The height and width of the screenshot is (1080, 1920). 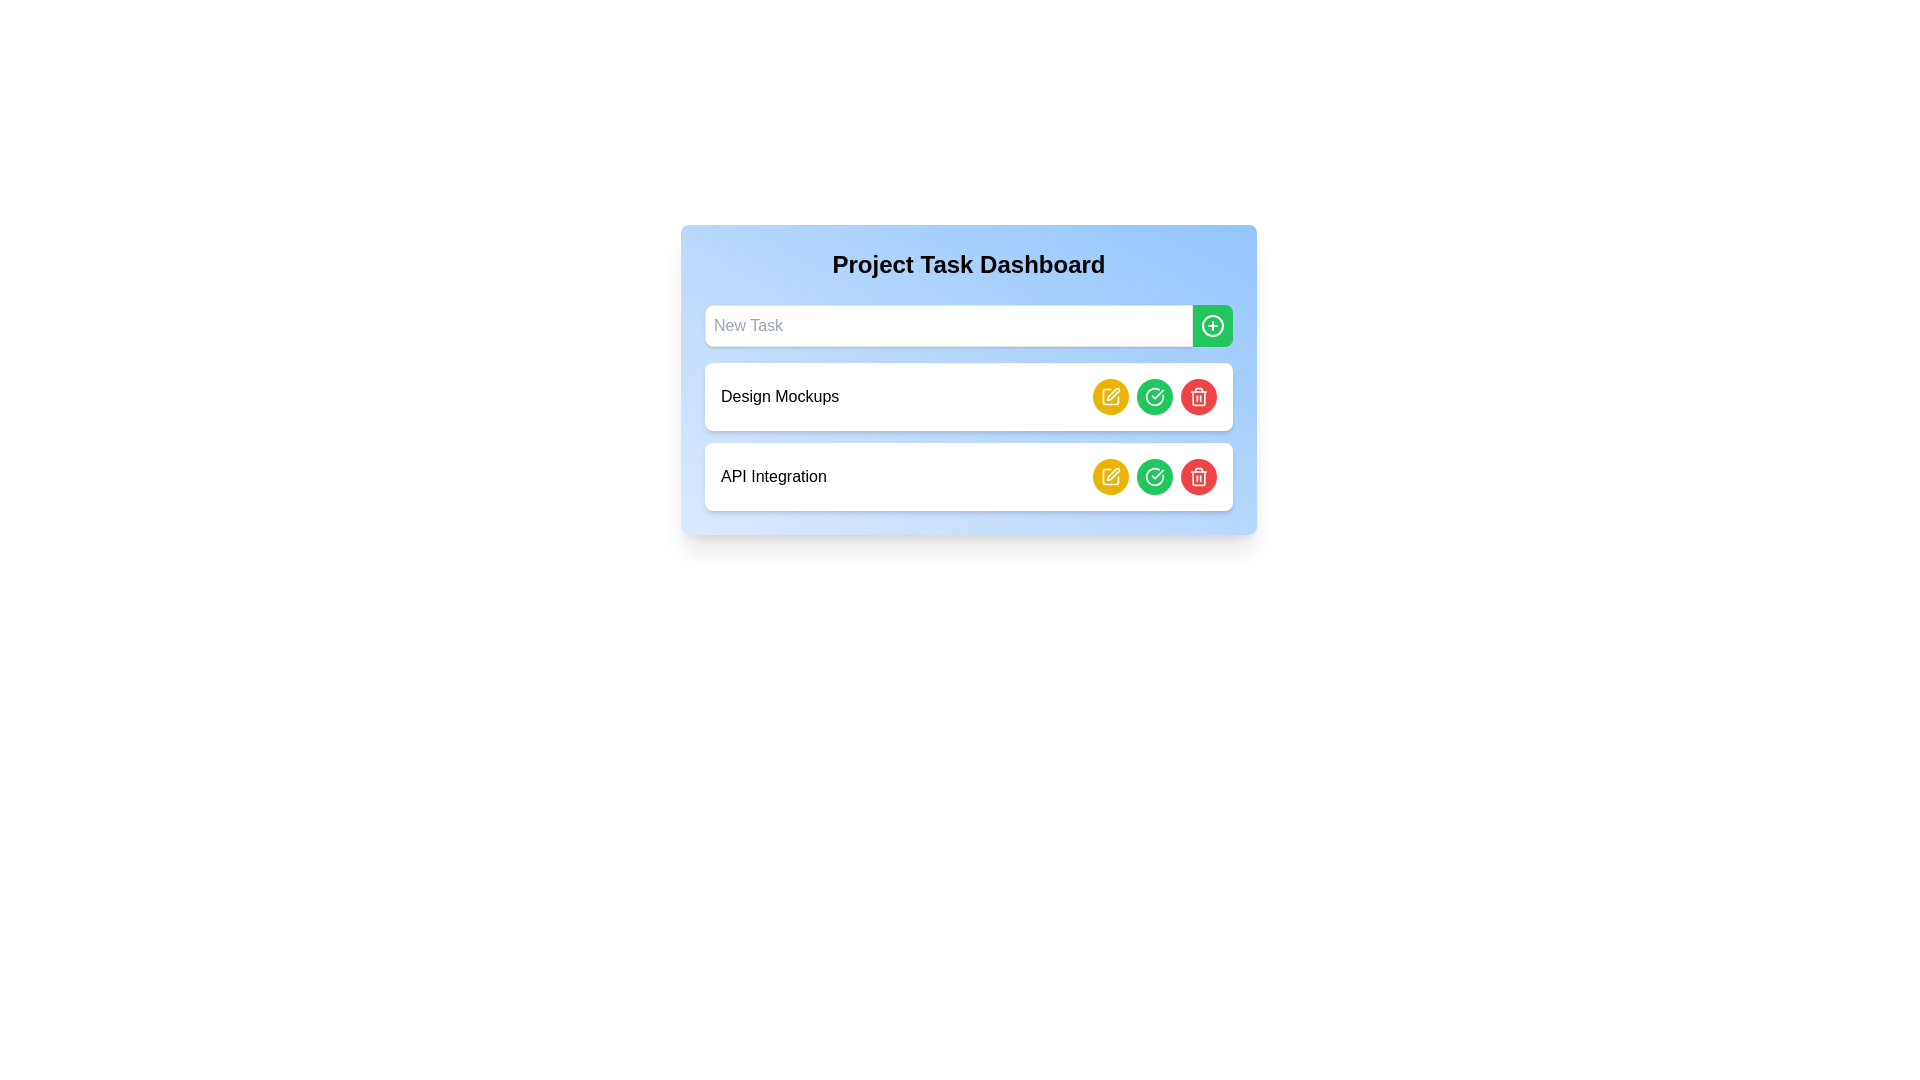 I want to click on the edit button located in the right section of the 'API Integration' row to initiate editing of the corresponding task, so click(x=1109, y=397).